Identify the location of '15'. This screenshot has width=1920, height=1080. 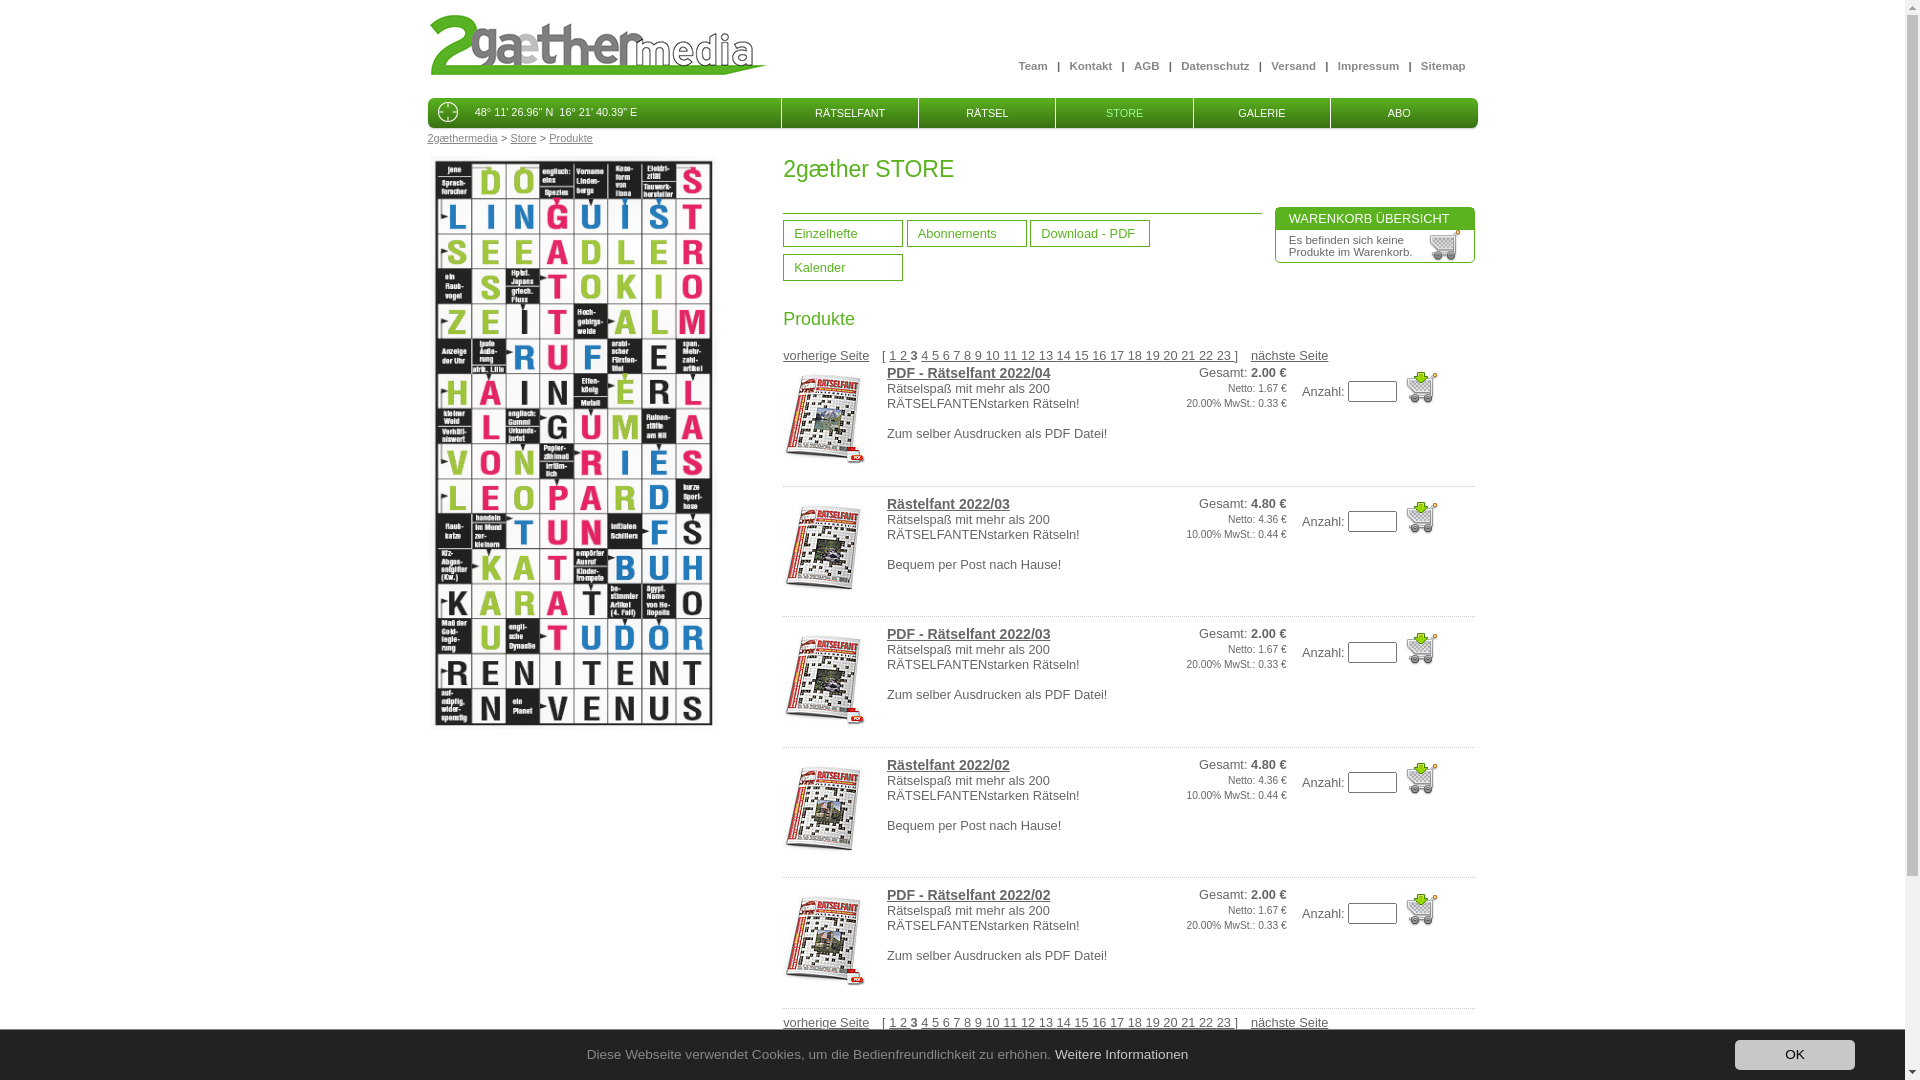
(1082, 354).